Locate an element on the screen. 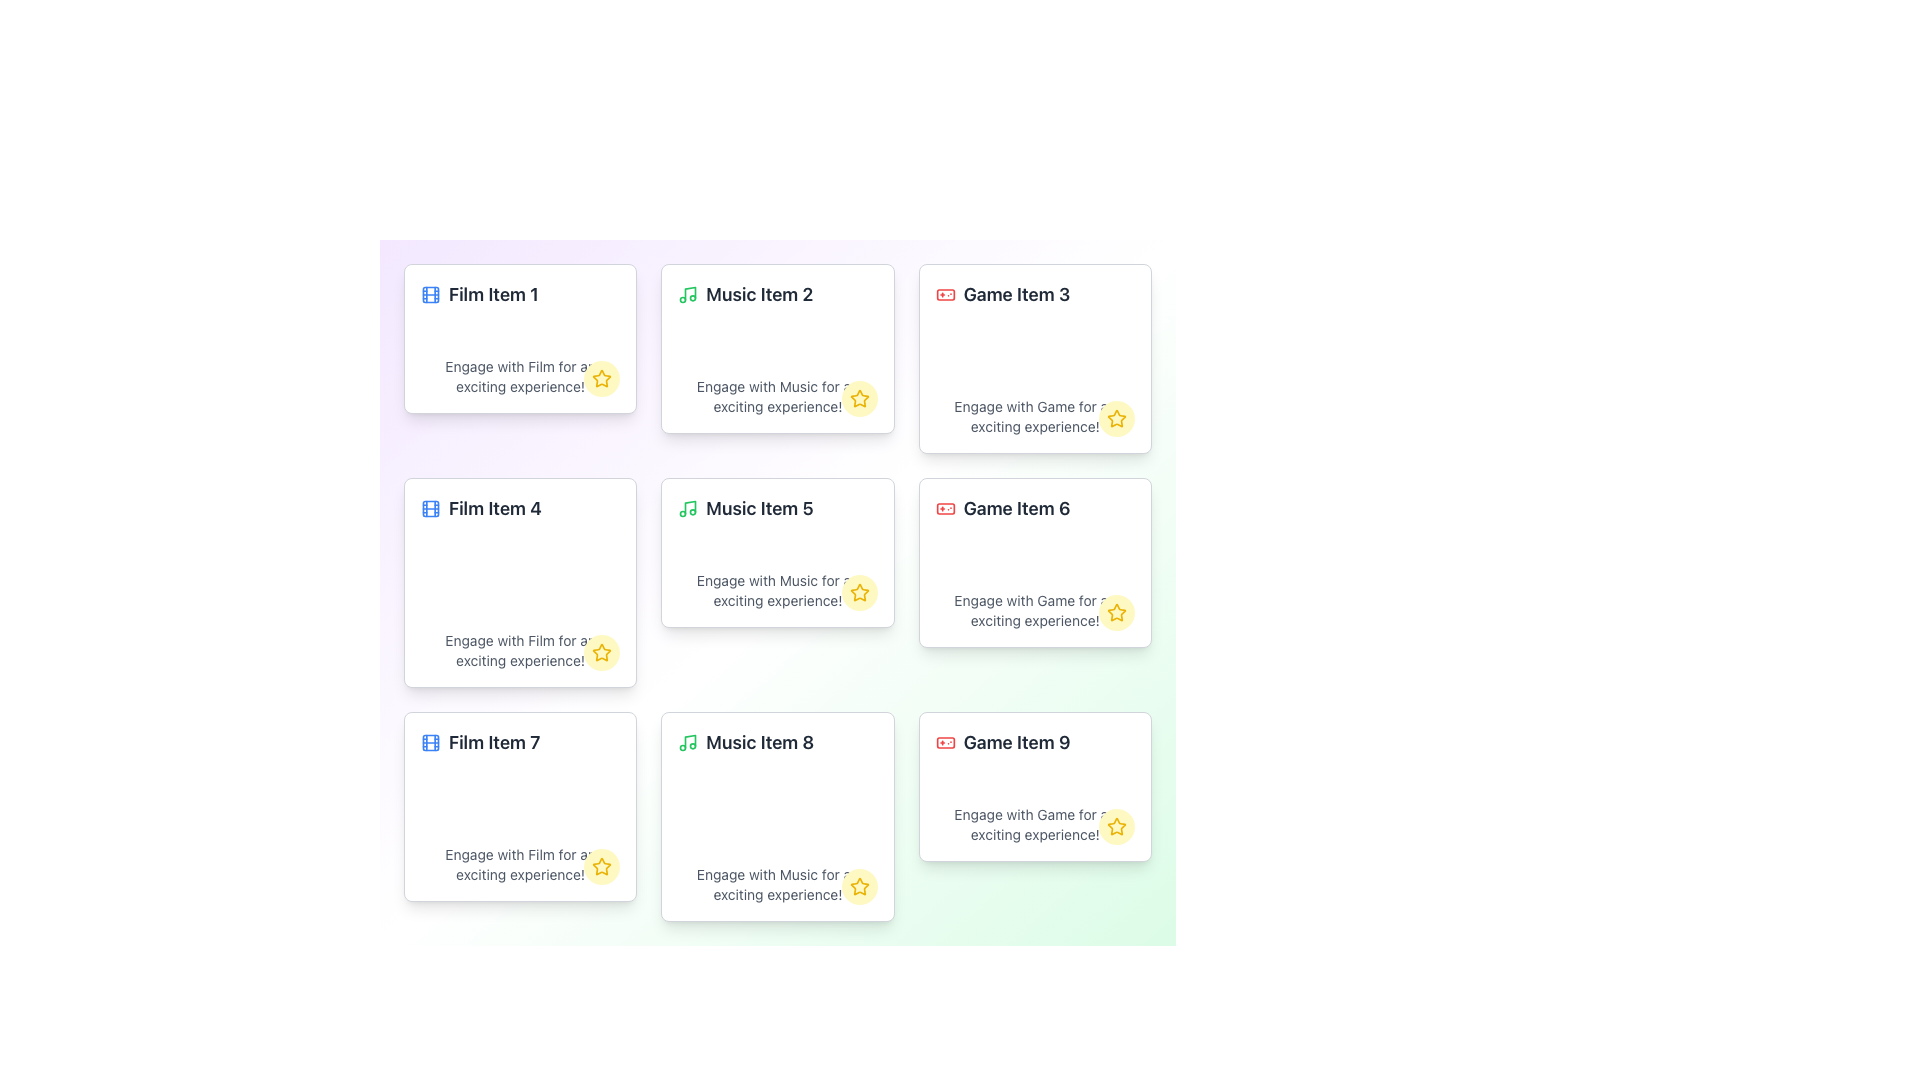 This screenshot has height=1080, width=1920. the ninth card in the grid layout that represents 'Game Item 9', located in the bottom-right corner of the interface is located at coordinates (1035, 785).